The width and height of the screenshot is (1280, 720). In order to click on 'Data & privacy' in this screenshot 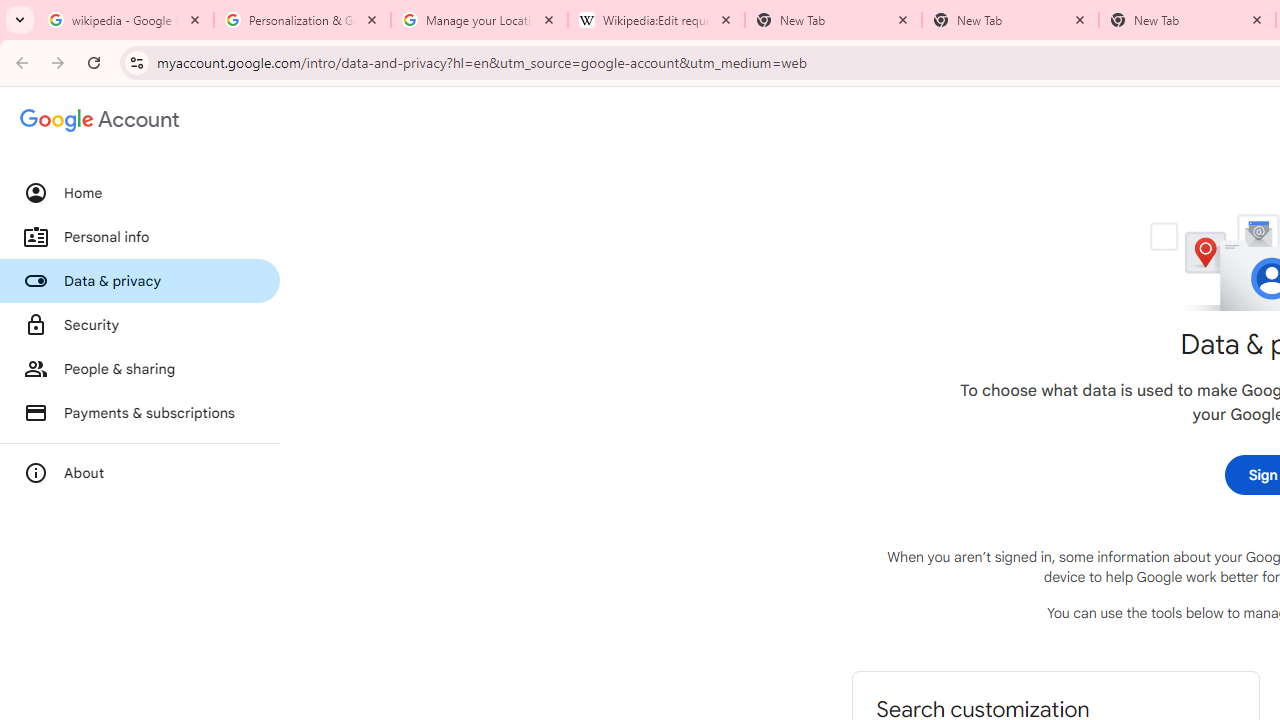, I will do `click(139, 281)`.